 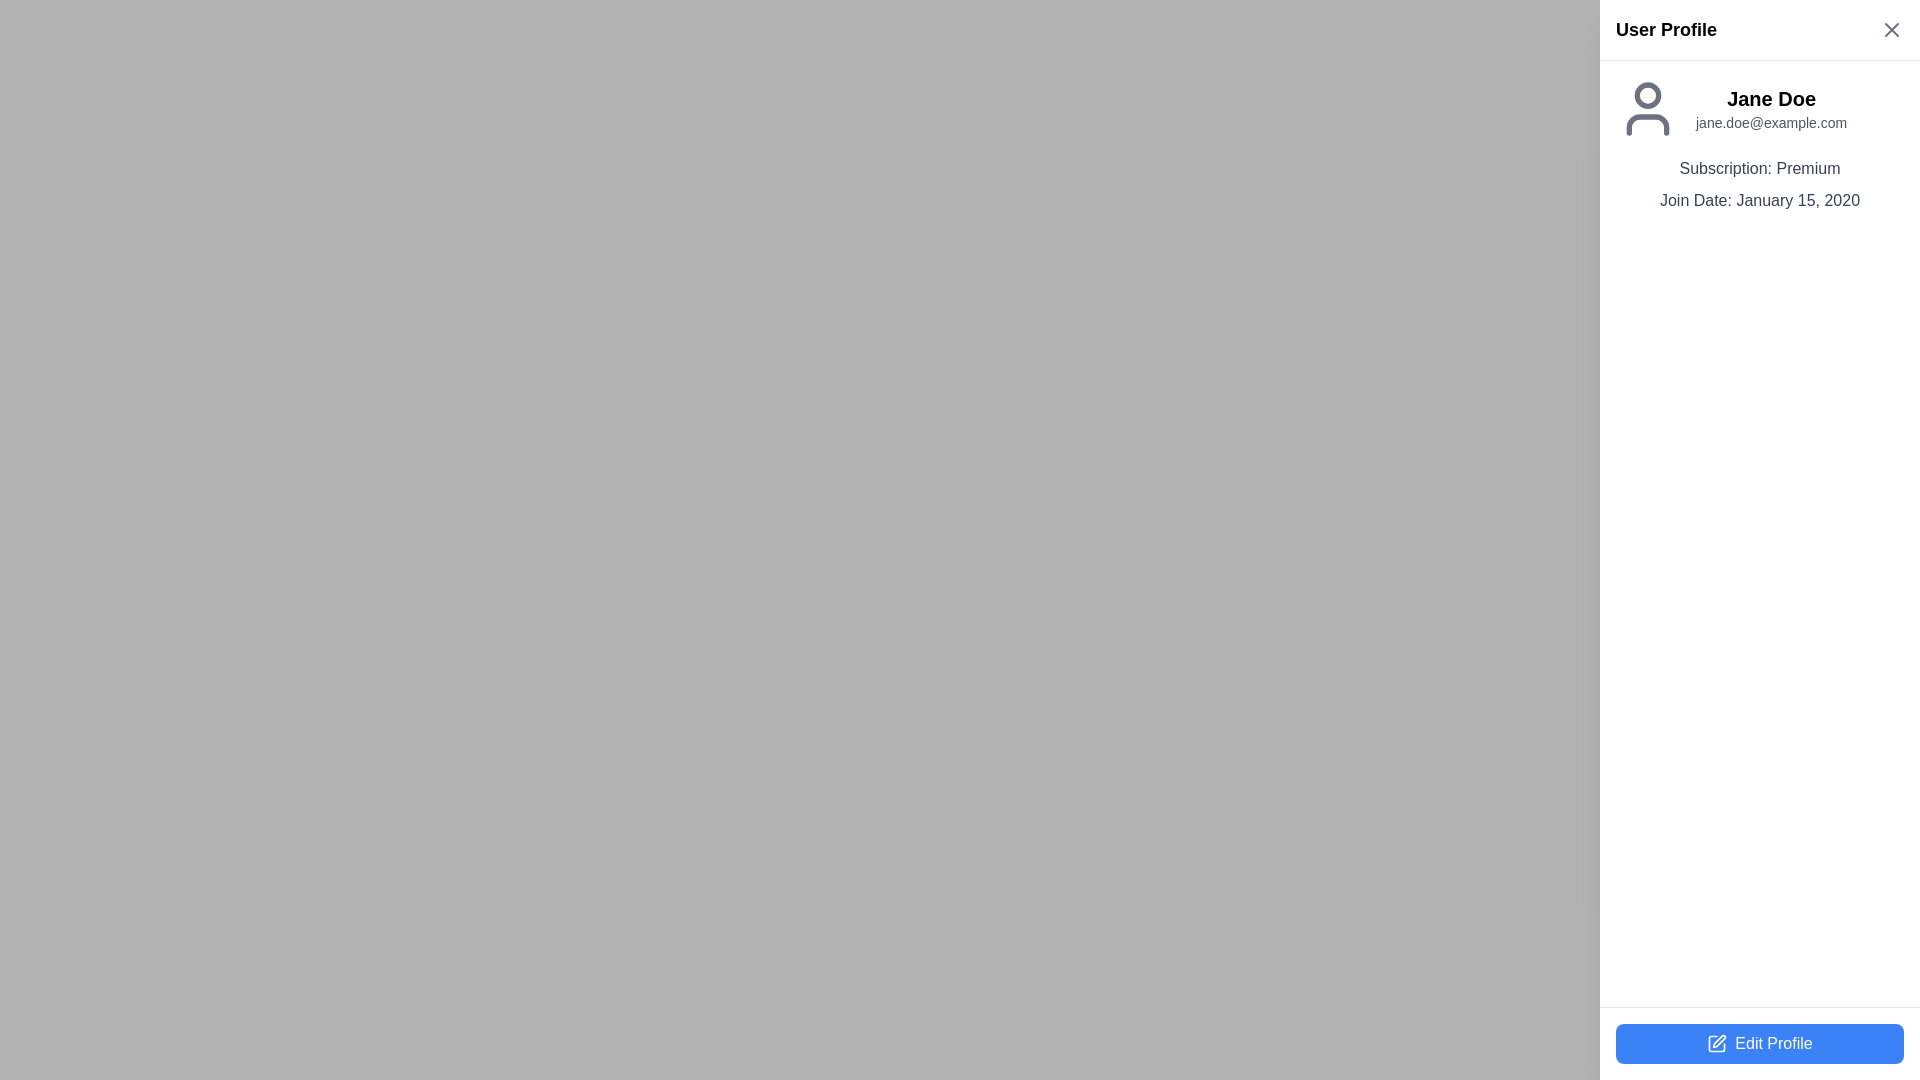 I want to click on the lower part of the user profile icon, which is styled in a line-drawing manner and located below the circular profile image in the top-right section of the layout, so click(x=1647, y=124).